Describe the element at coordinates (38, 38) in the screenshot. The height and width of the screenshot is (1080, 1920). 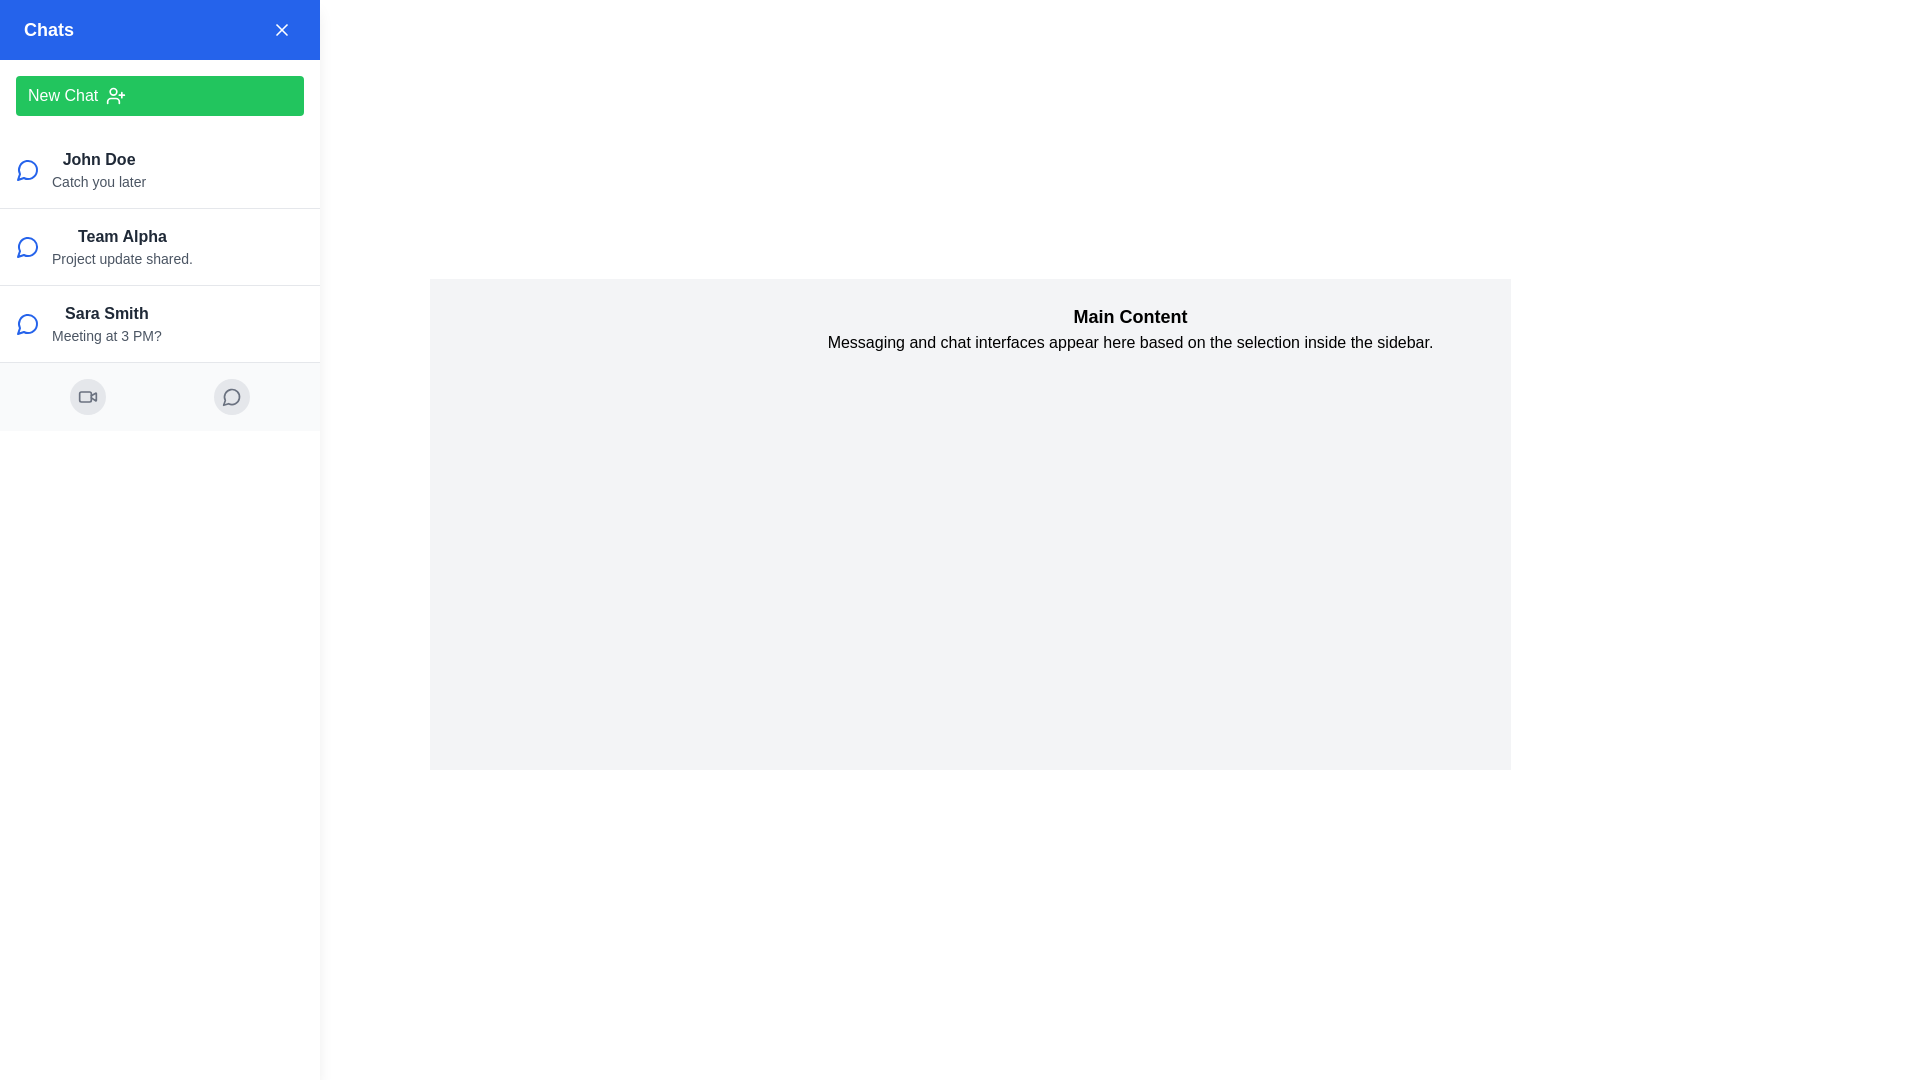
I see `the 'X' shaped icon button located in the top-left corner of the sidebar area` at that location.